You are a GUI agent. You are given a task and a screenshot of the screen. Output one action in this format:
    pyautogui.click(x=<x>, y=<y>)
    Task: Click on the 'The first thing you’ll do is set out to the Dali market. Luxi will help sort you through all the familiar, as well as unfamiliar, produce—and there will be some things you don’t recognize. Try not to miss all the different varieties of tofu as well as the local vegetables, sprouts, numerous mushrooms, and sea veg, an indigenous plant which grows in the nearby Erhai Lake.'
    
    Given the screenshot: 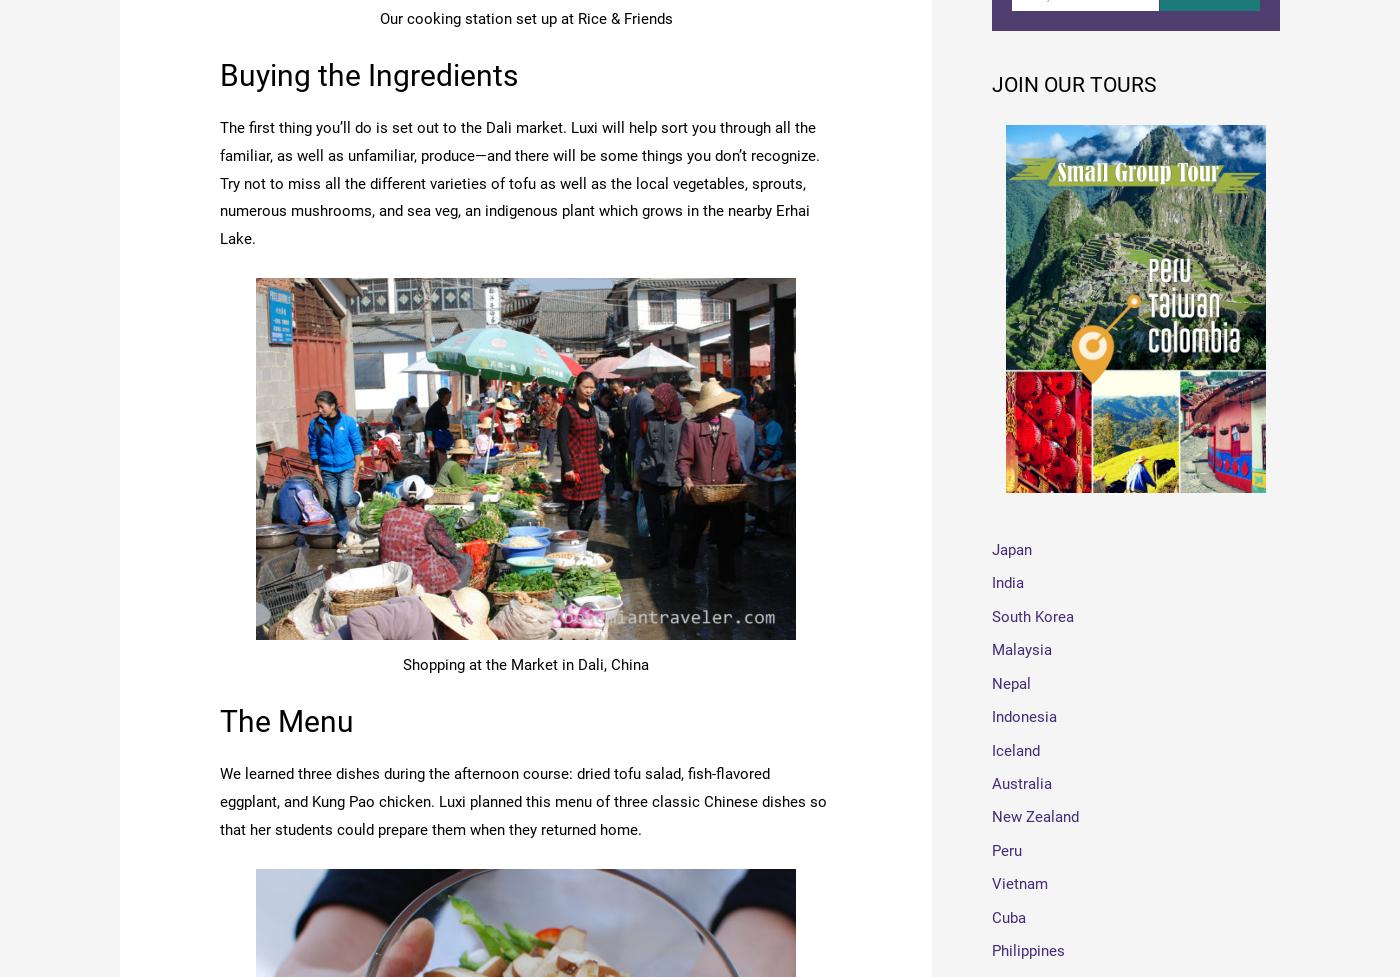 What is the action you would take?
    pyautogui.click(x=519, y=181)
    